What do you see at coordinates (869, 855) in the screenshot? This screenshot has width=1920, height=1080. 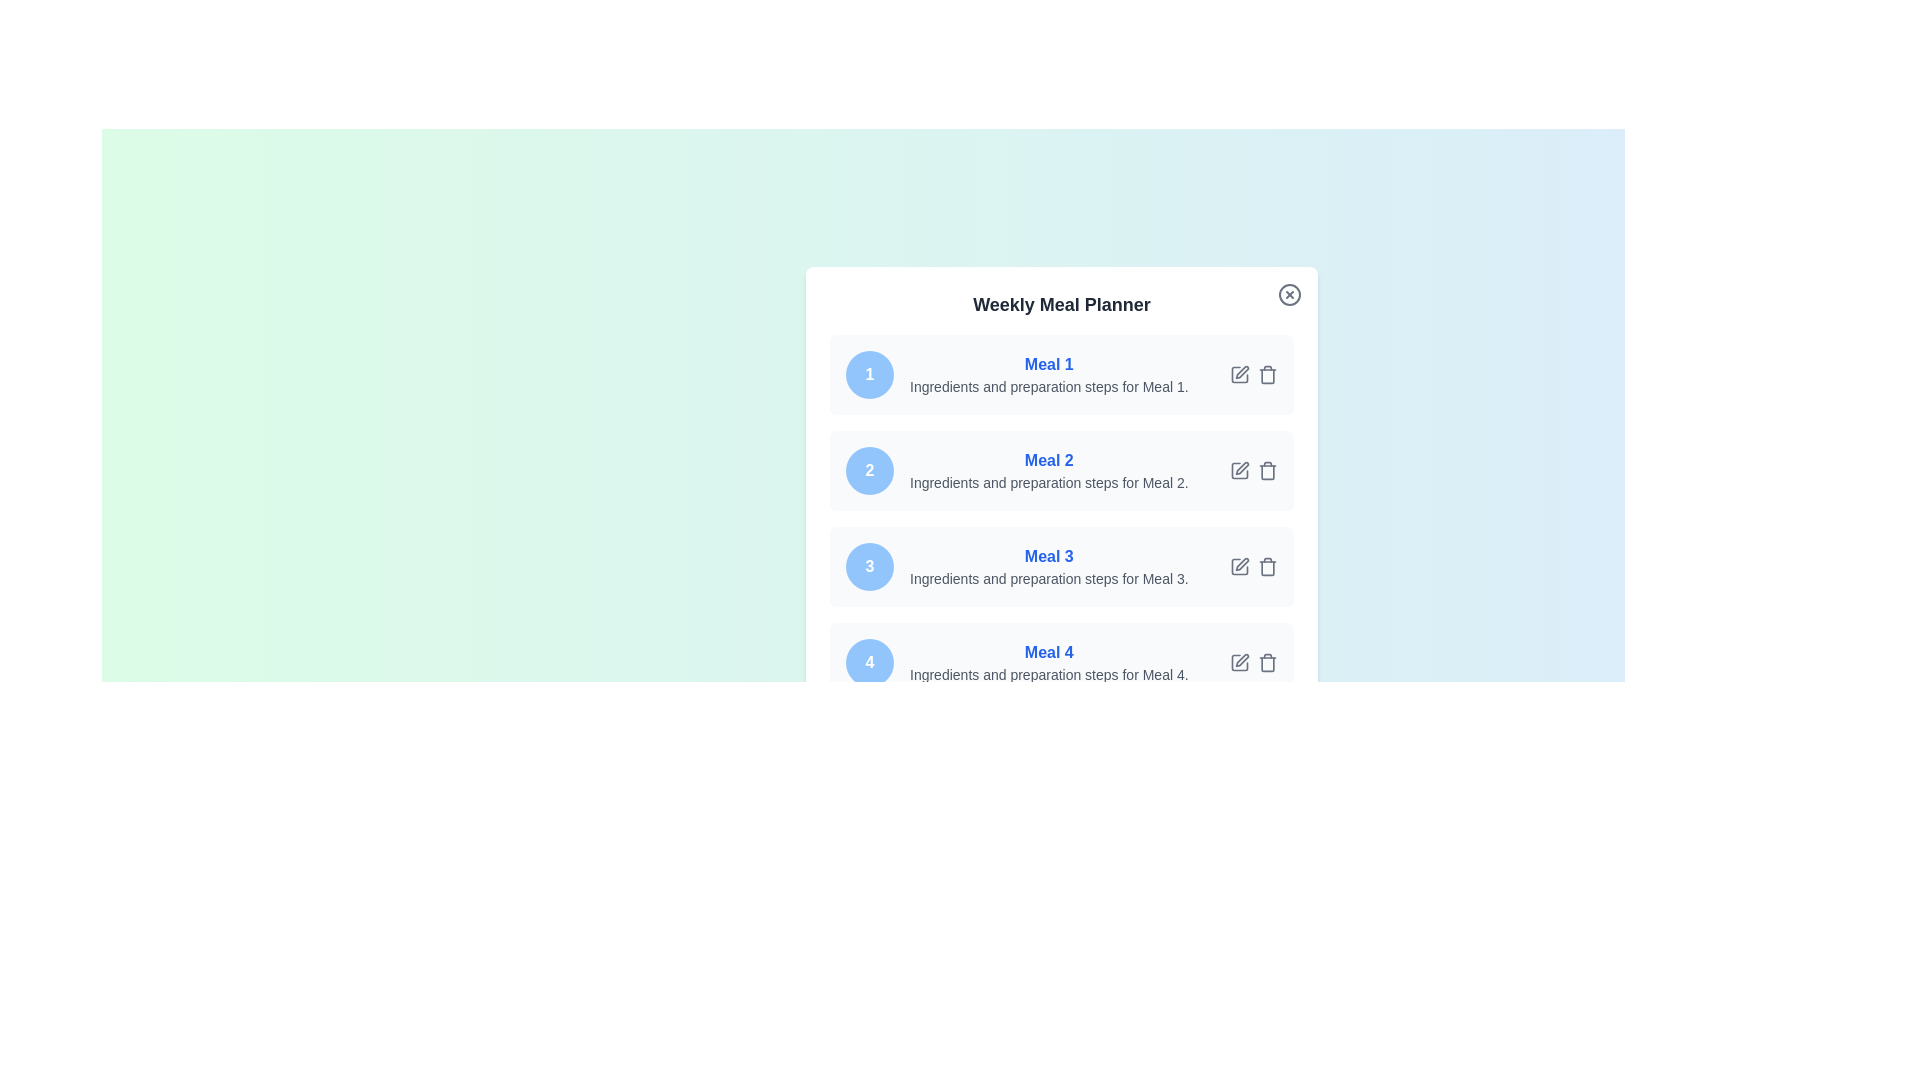 I see `the day indicator for meal 6` at bounding box center [869, 855].